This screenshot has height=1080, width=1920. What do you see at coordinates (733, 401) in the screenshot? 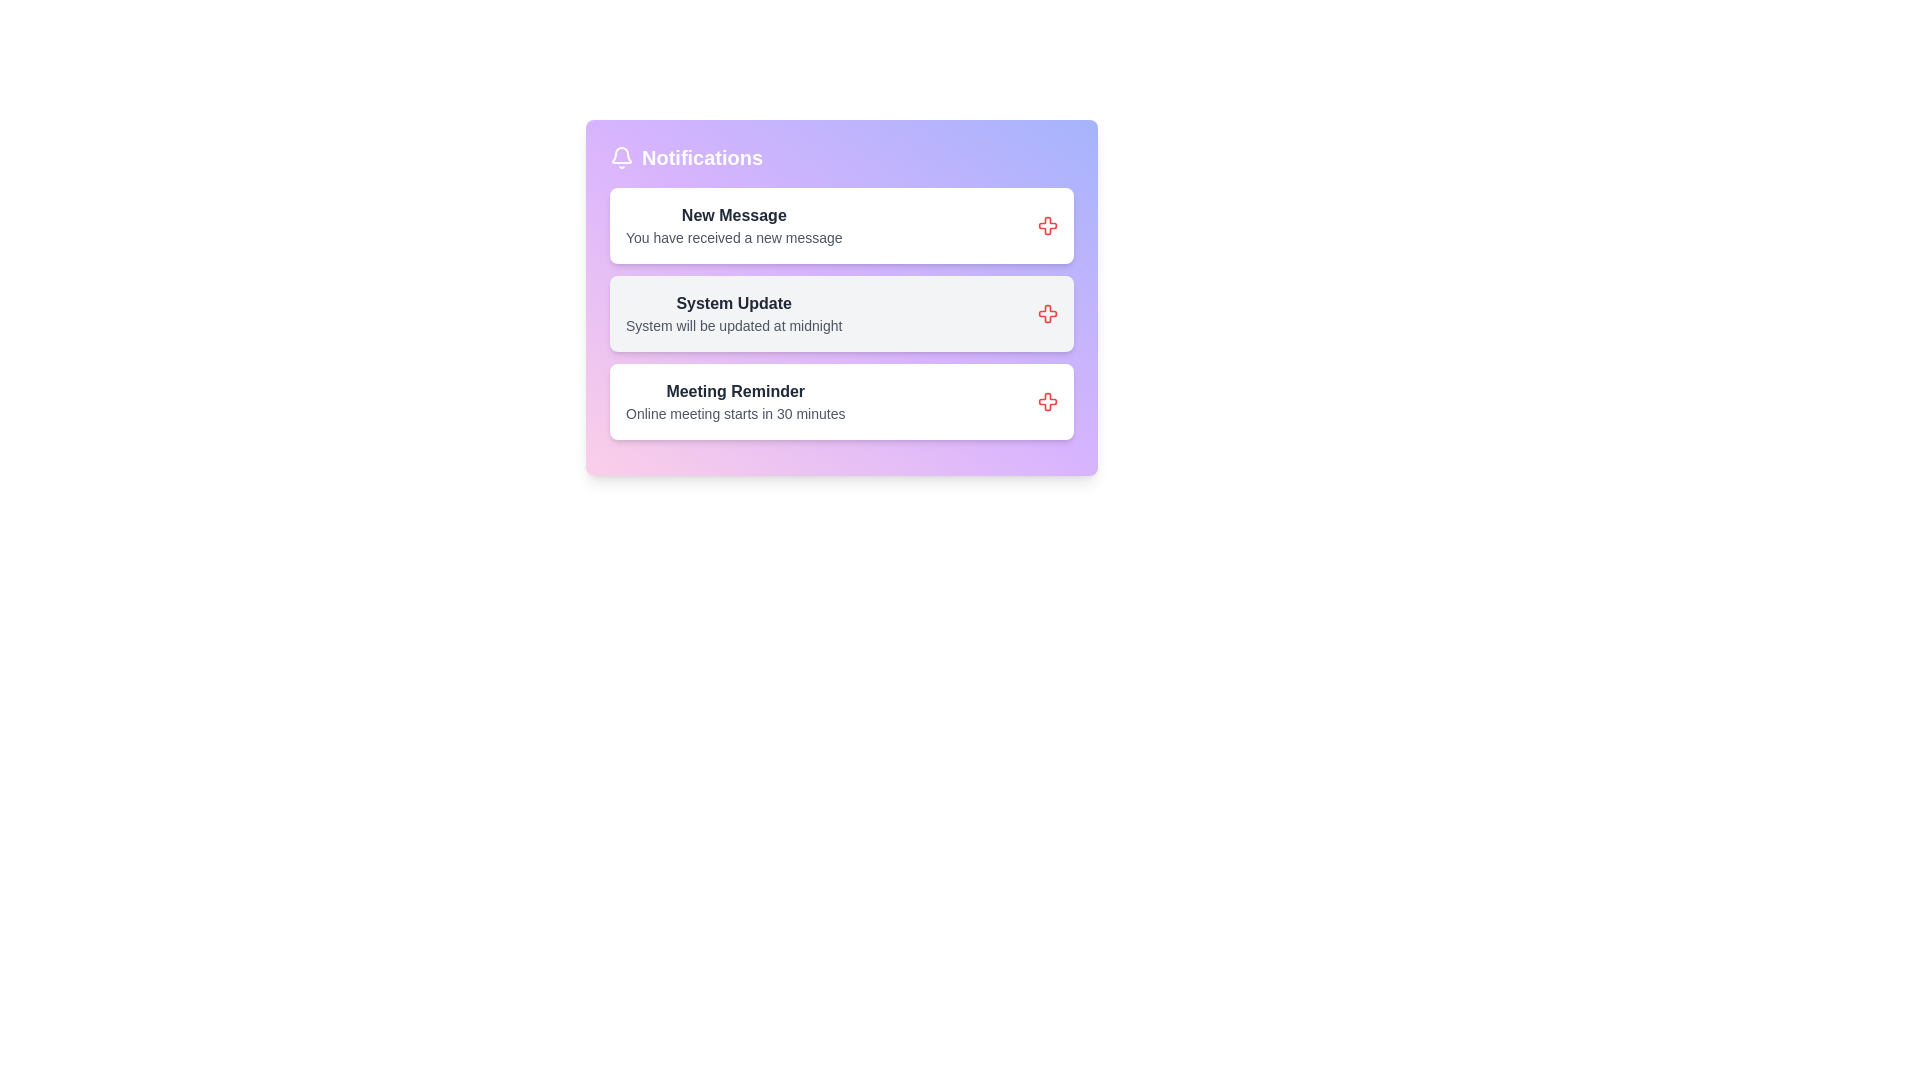
I see `the details of a notification by selecting the notification with title 'Meeting Reminder'` at bounding box center [733, 401].